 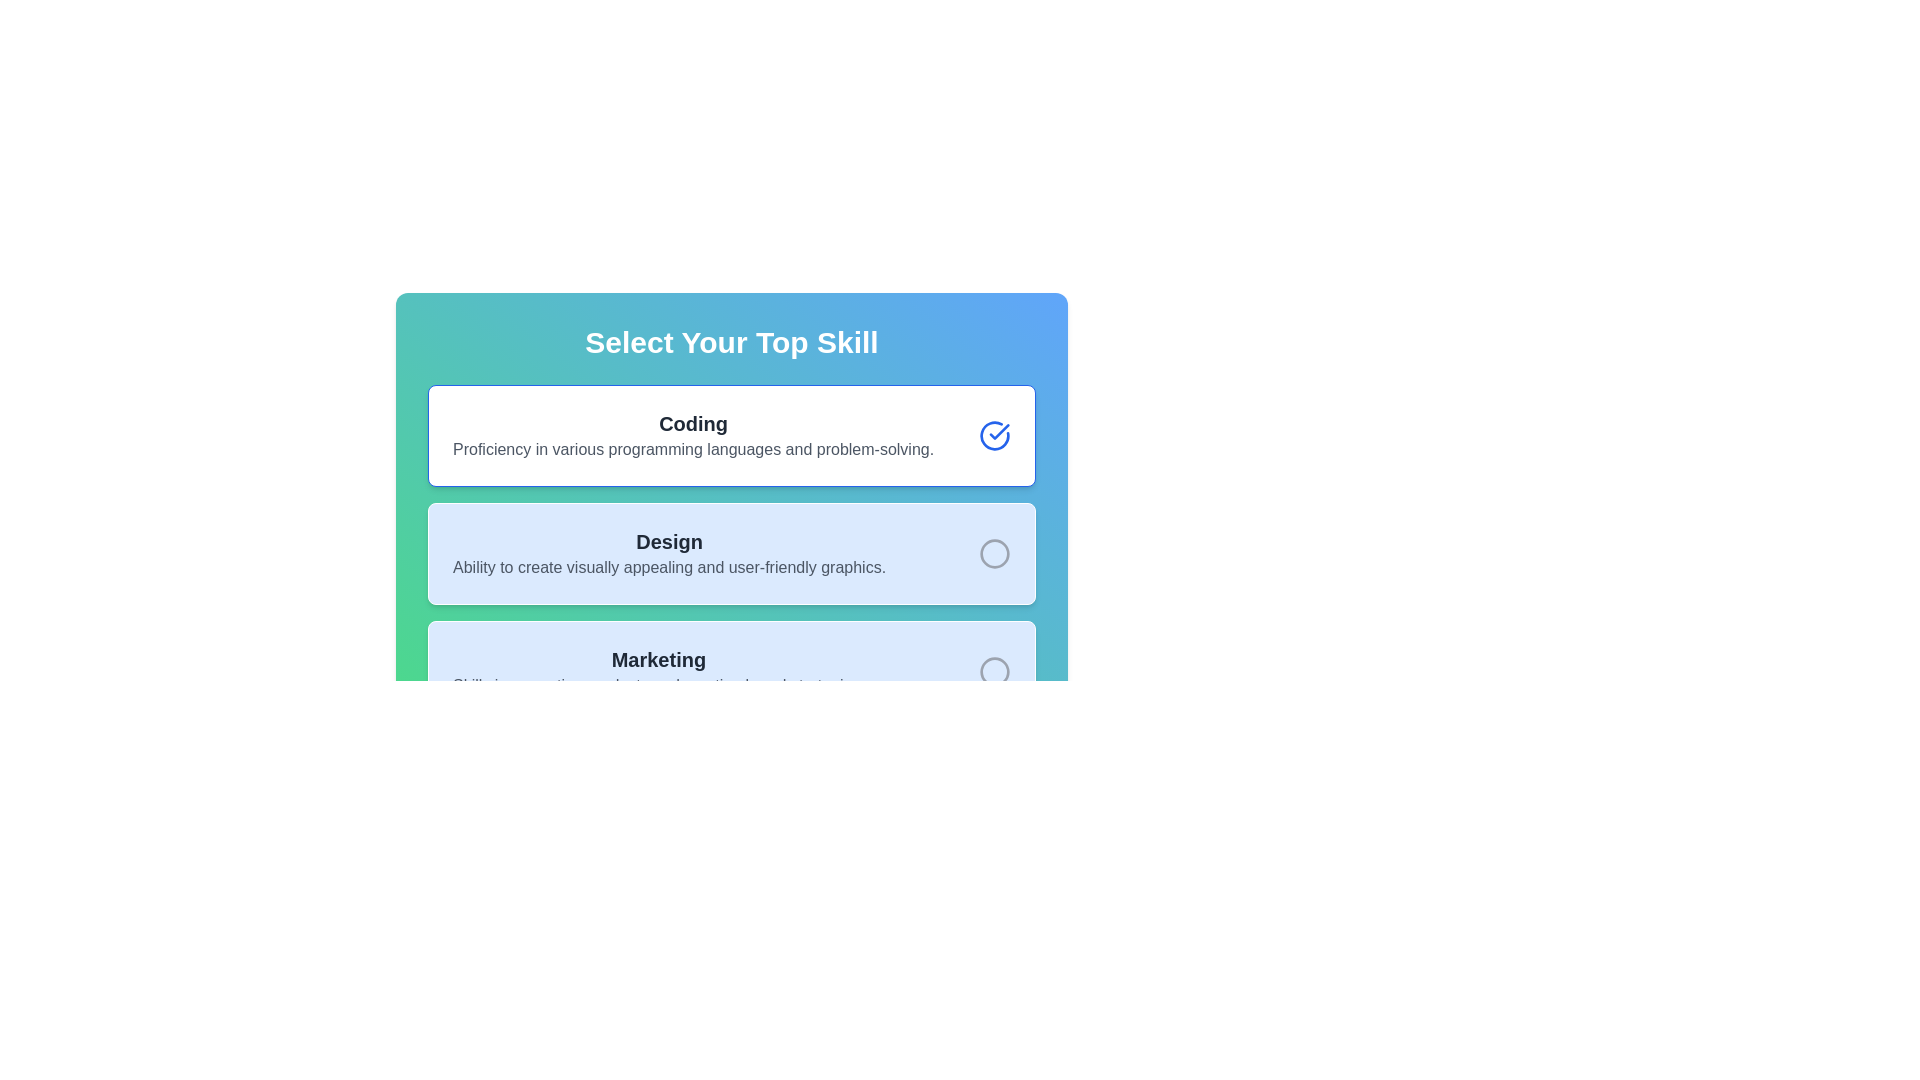 I want to click on the circular graphical icon located at the right edge of the 'Marketing' skill selection box, so click(x=994, y=671).